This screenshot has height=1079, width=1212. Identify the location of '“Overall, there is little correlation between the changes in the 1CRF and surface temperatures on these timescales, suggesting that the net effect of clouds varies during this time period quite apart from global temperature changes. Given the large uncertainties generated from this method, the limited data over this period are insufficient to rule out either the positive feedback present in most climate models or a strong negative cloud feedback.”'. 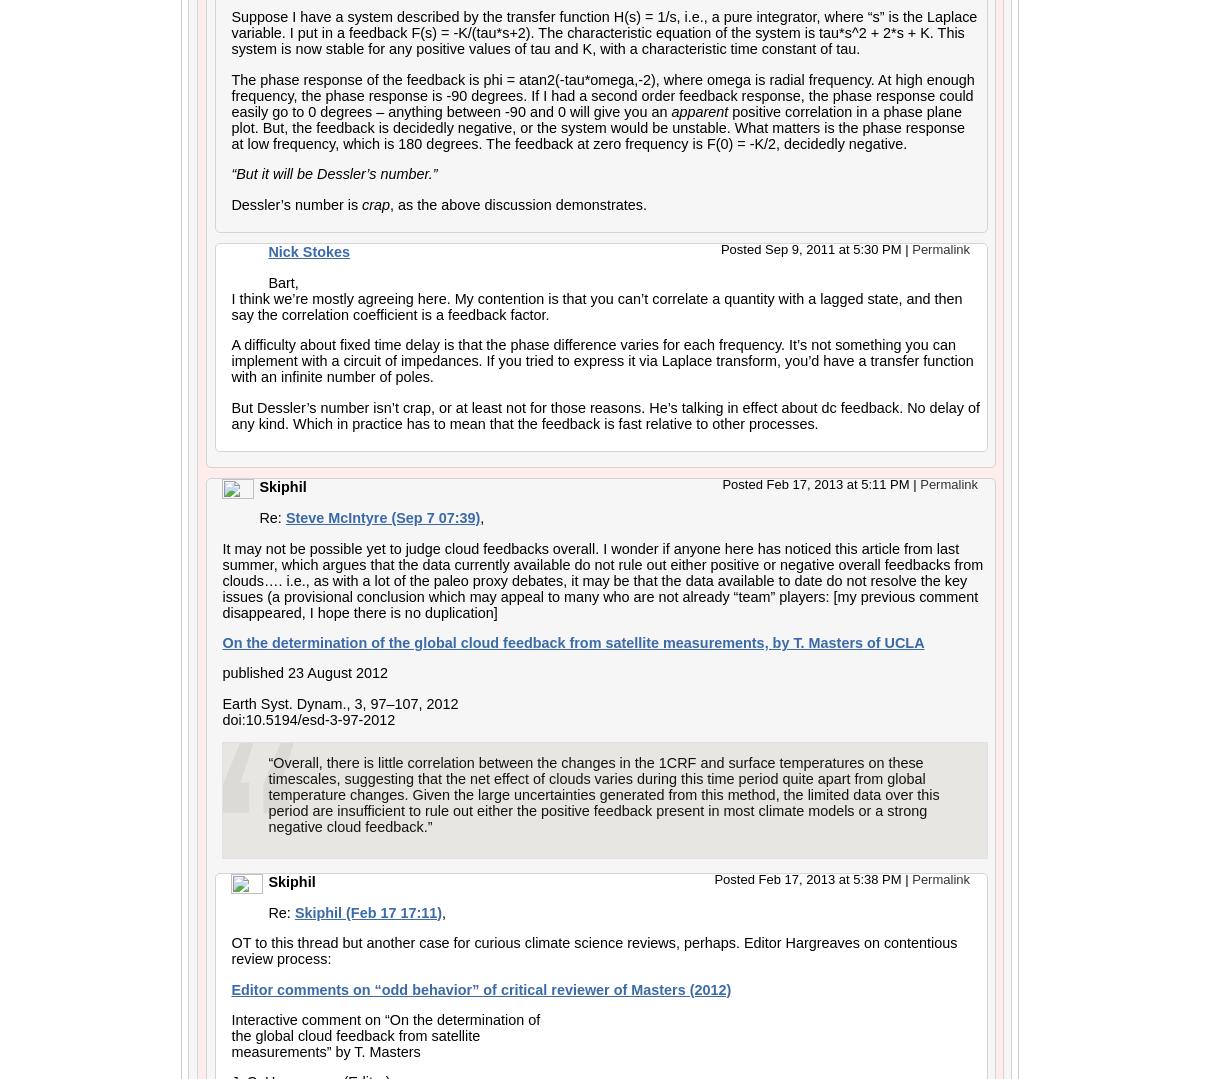
(267, 794).